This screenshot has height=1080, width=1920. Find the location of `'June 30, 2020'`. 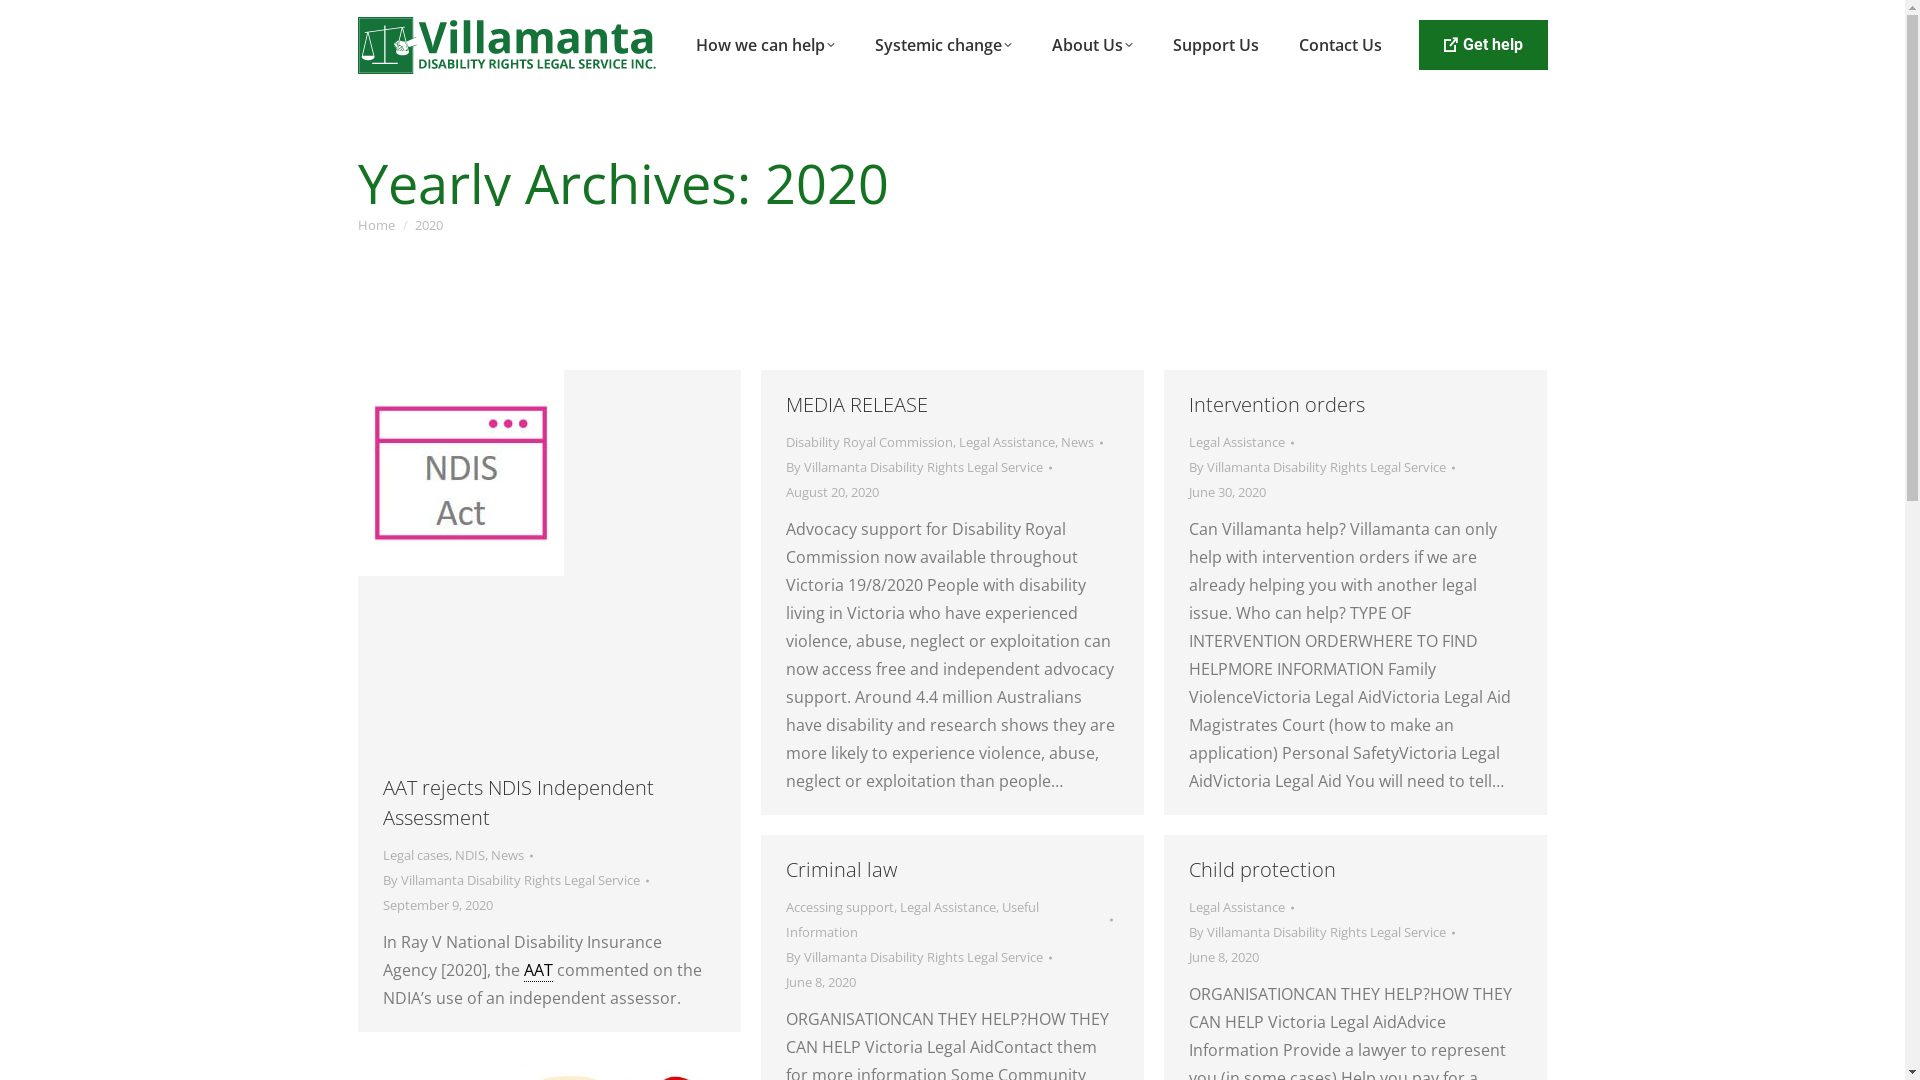

'June 30, 2020' is located at coordinates (1225, 492).